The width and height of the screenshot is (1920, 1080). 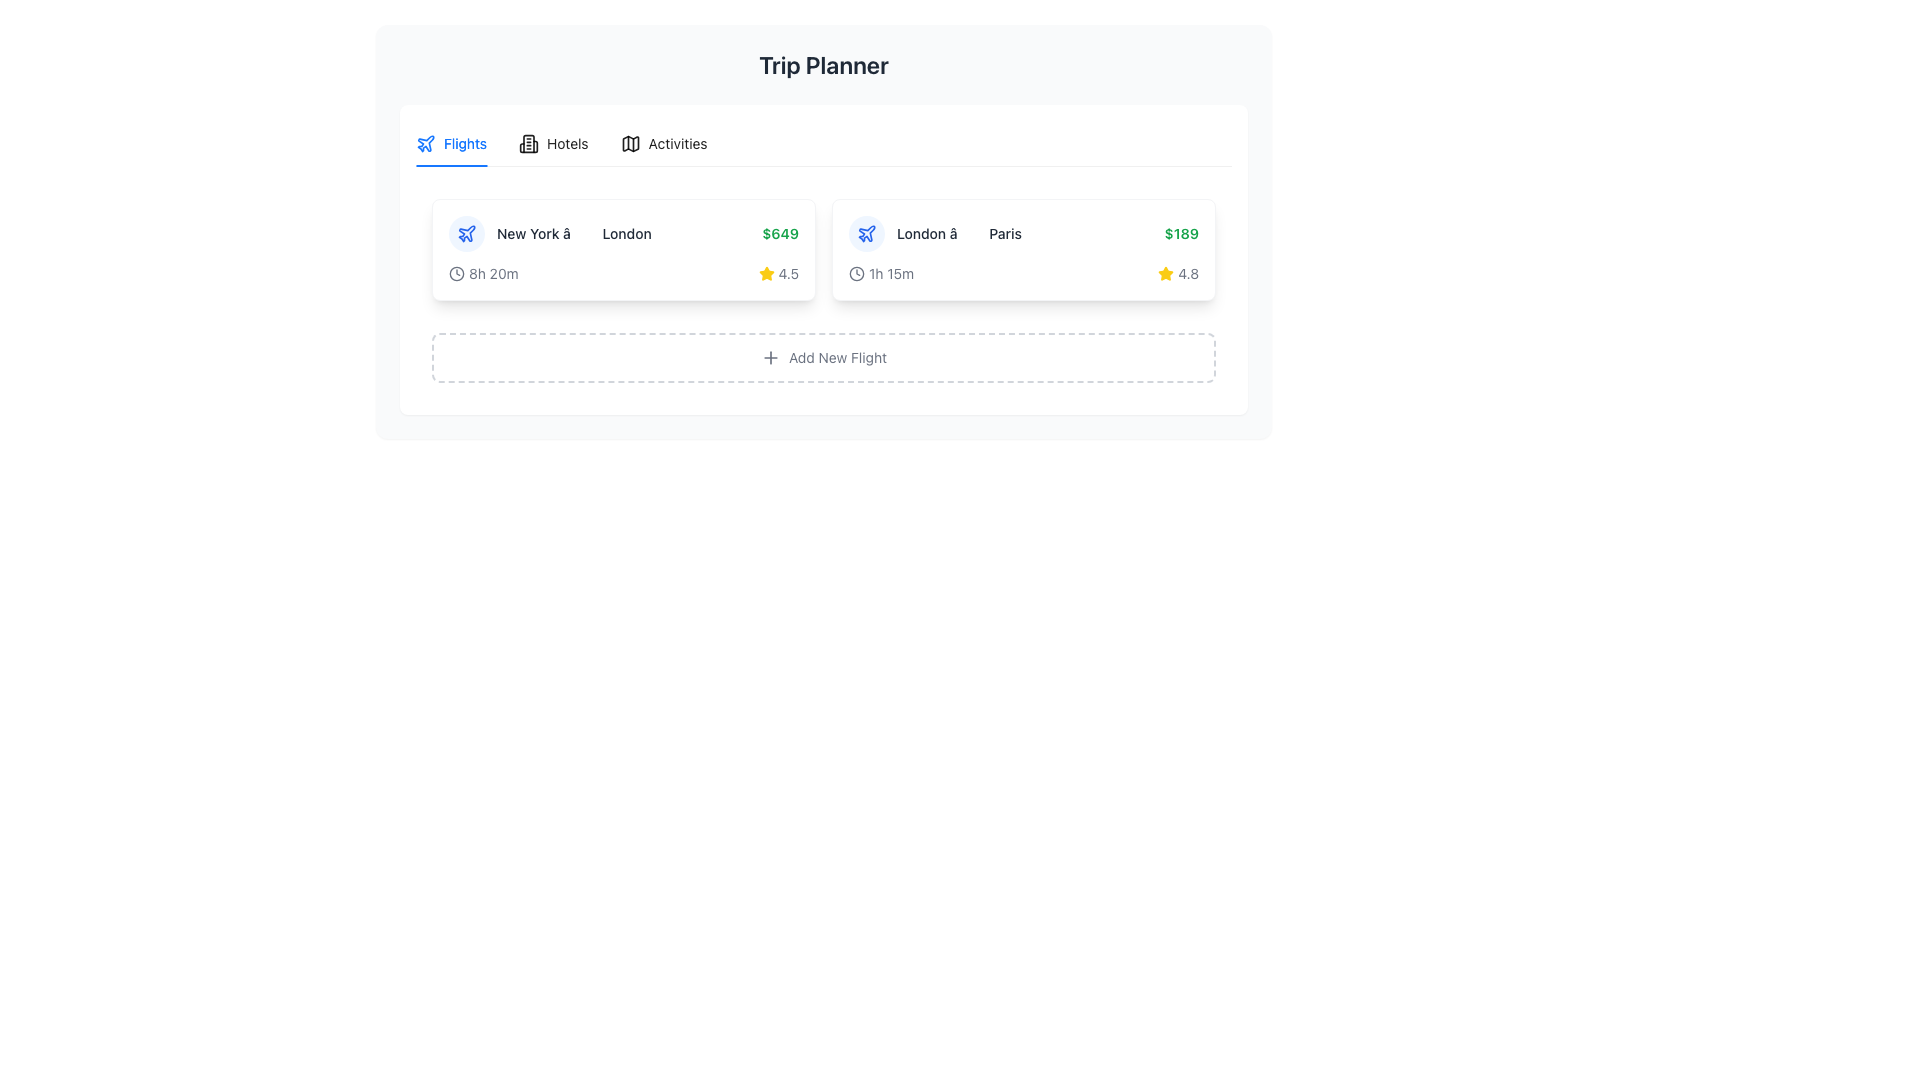 I want to click on flight route information displayed in the upper-right section of the flight planner interface, which indicates a flight from London to Paris, so click(x=934, y=233).